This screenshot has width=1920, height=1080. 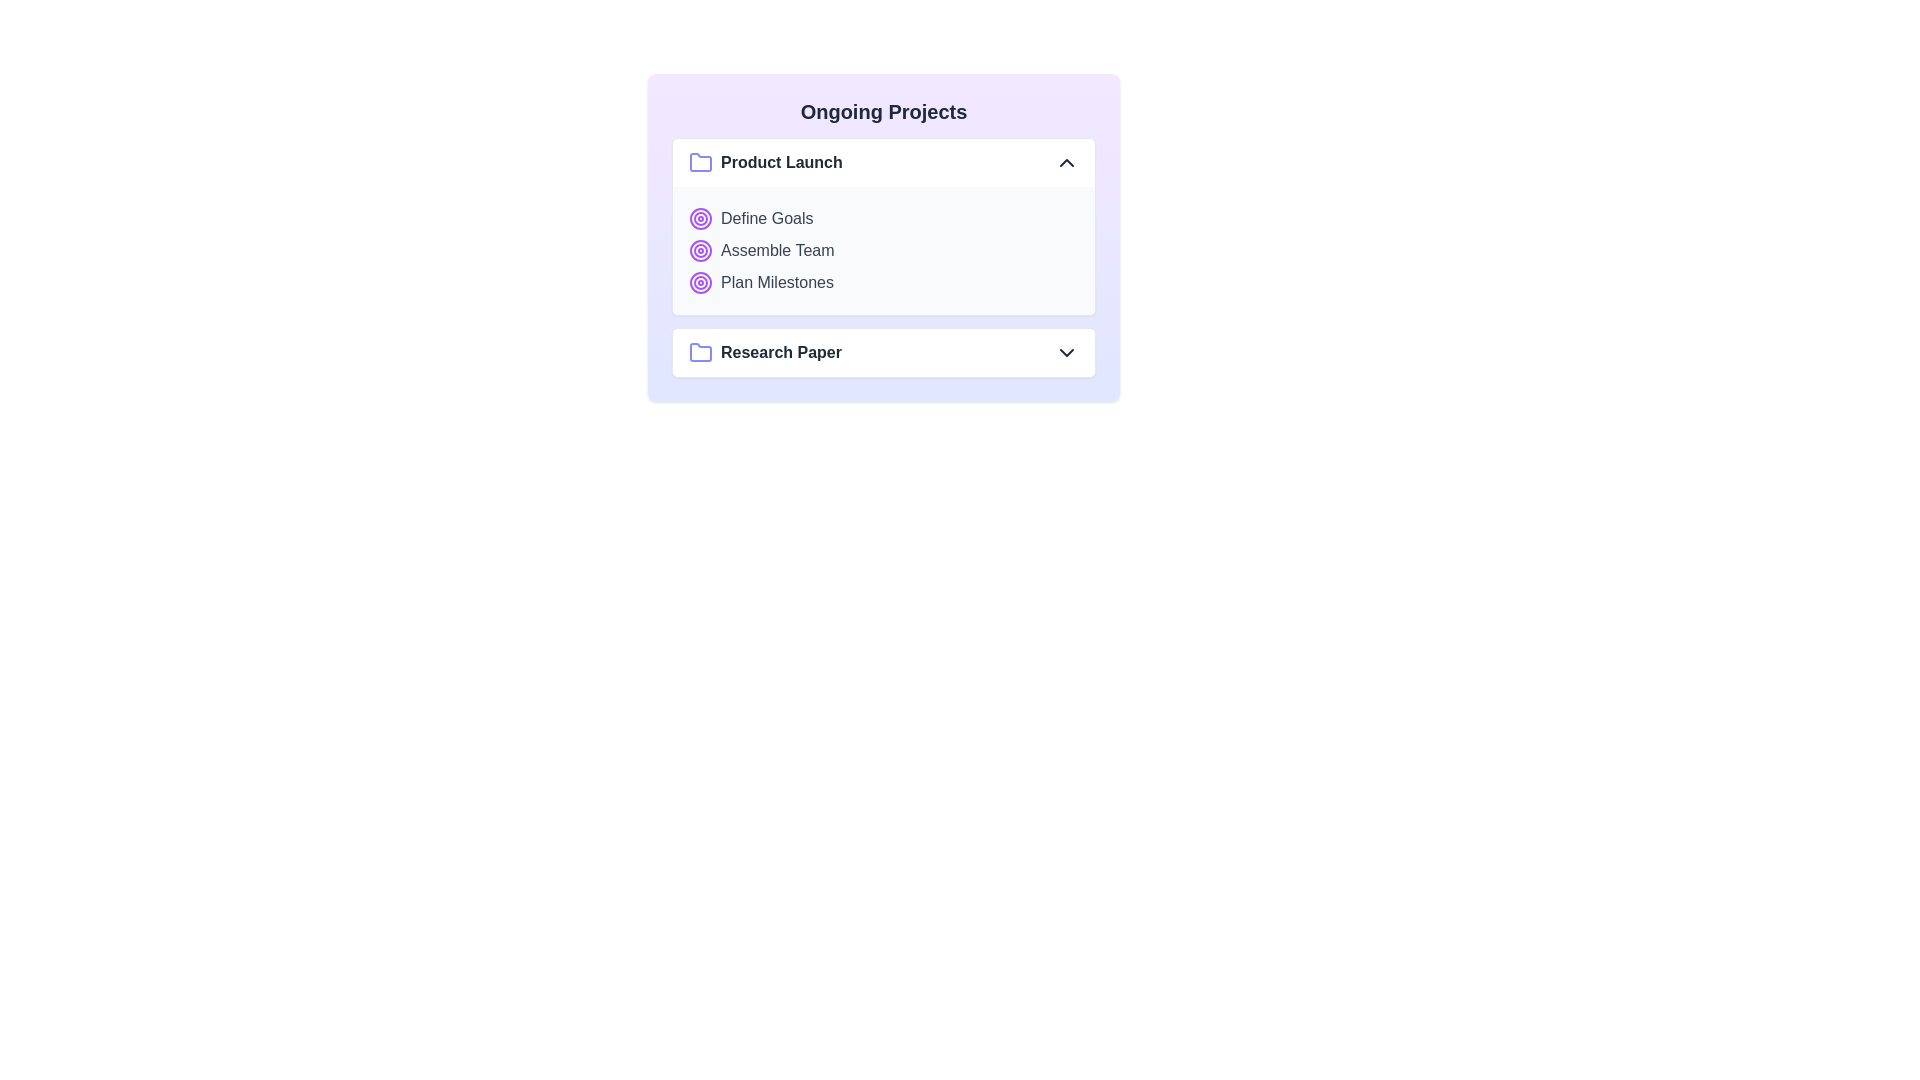 What do you see at coordinates (700, 161) in the screenshot?
I see `the folder icon for the Product Launch project` at bounding box center [700, 161].